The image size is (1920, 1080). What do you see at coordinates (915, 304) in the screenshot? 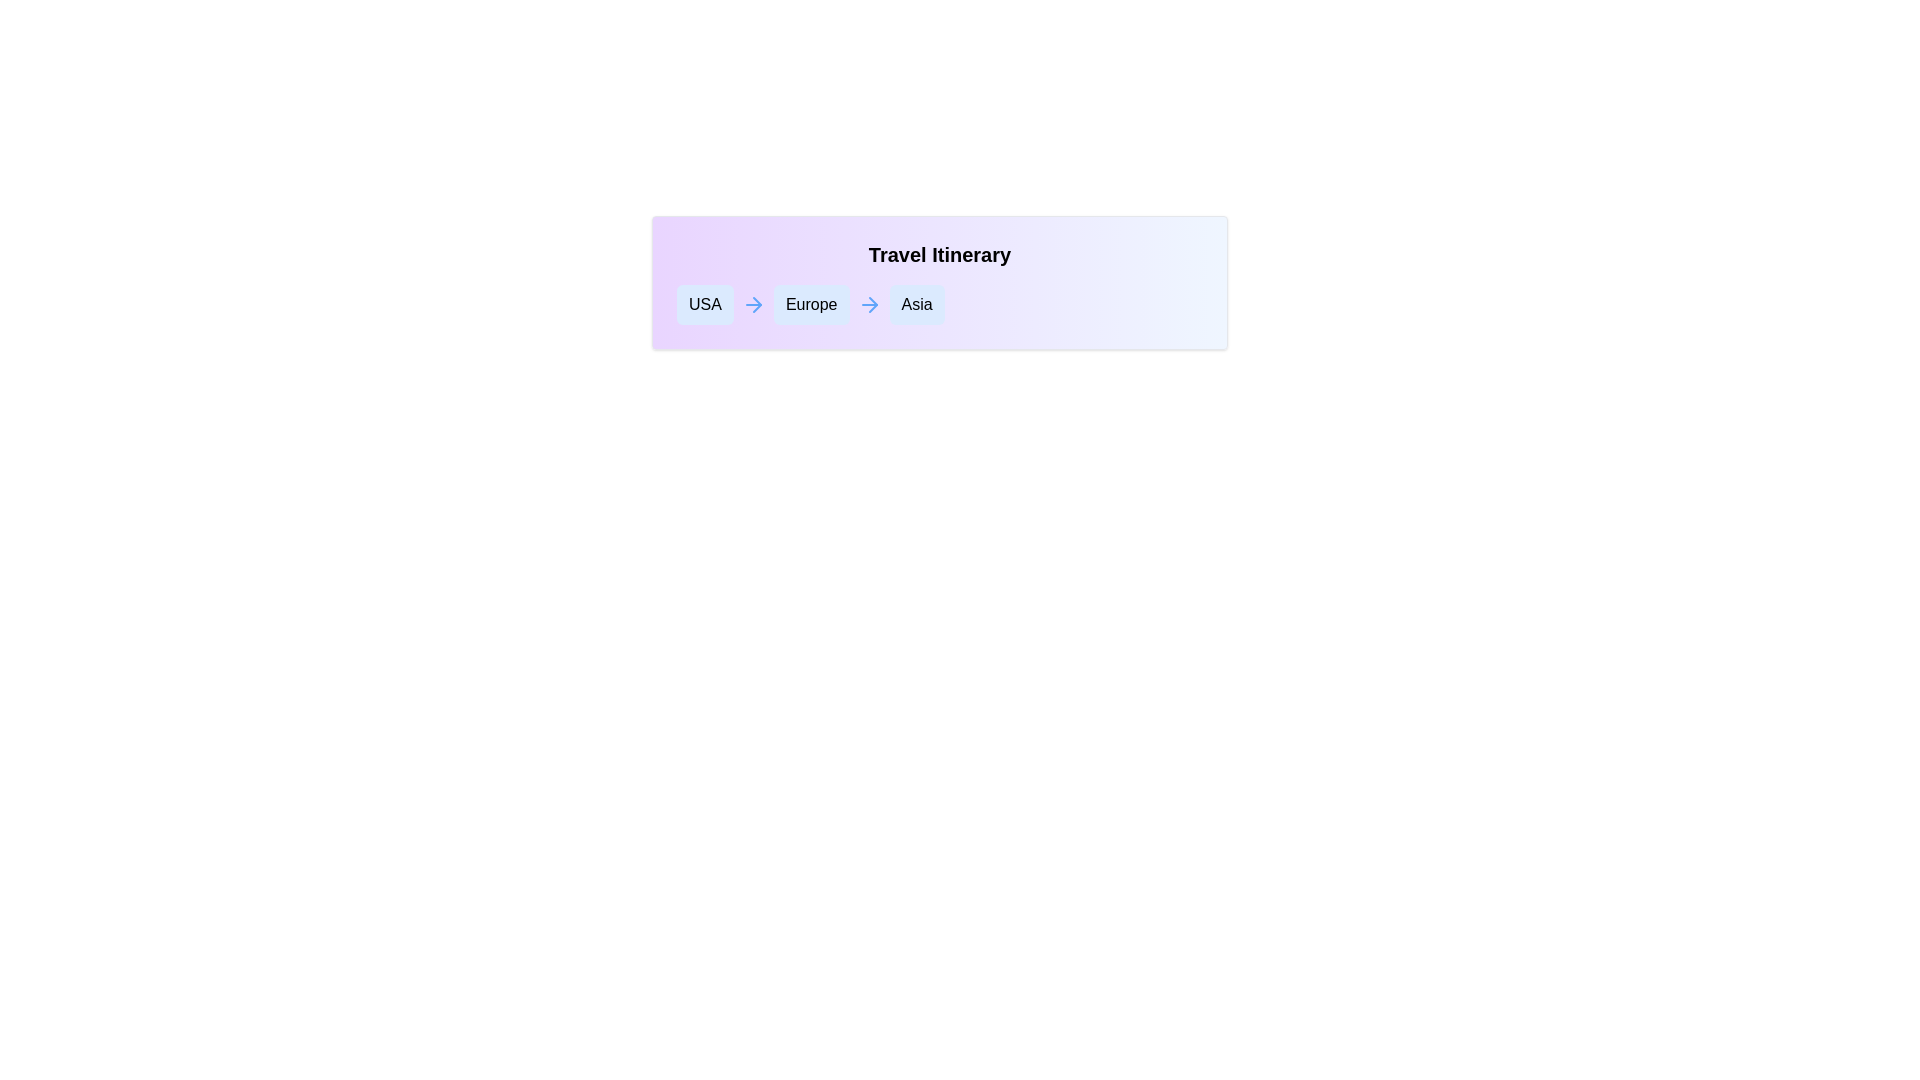
I see `the third button in the sequence` at bounding box center [915, 304].